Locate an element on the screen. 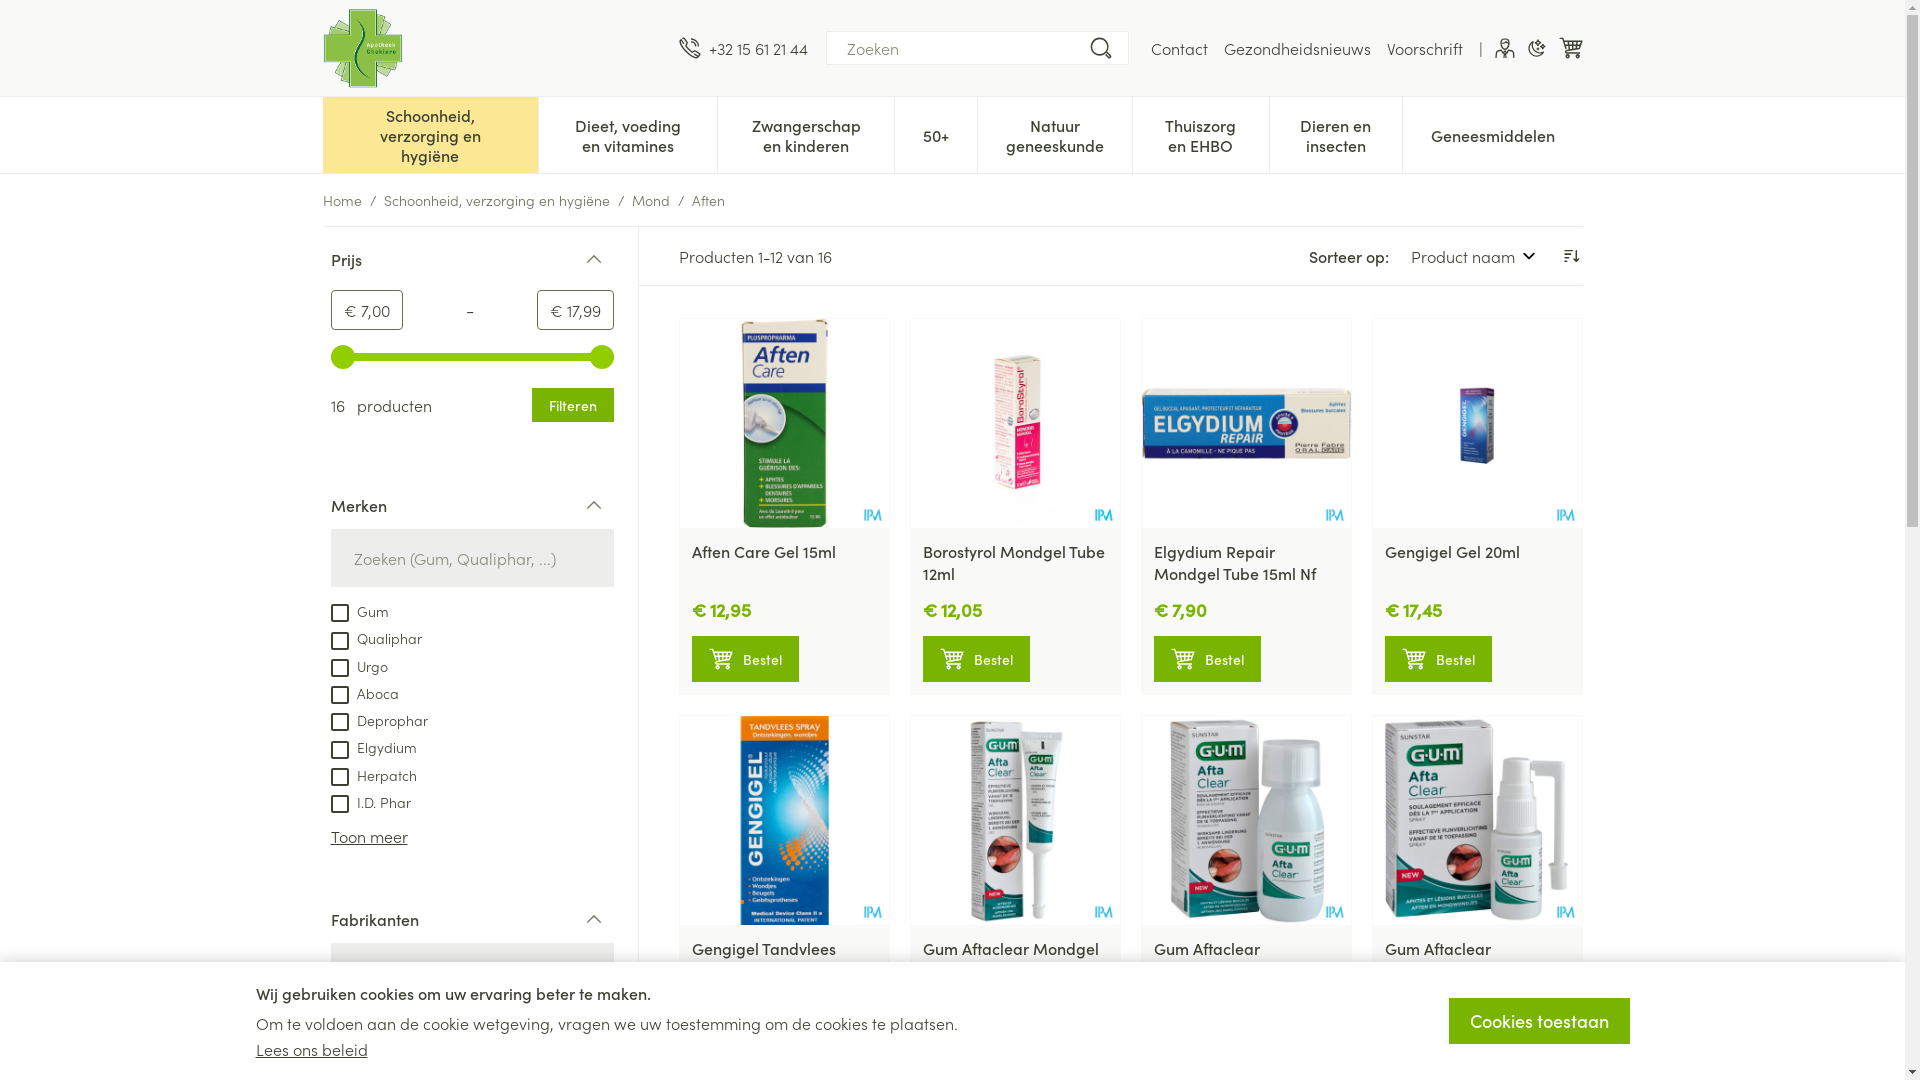  'Deprophar' is located at coordinates (378, 717).